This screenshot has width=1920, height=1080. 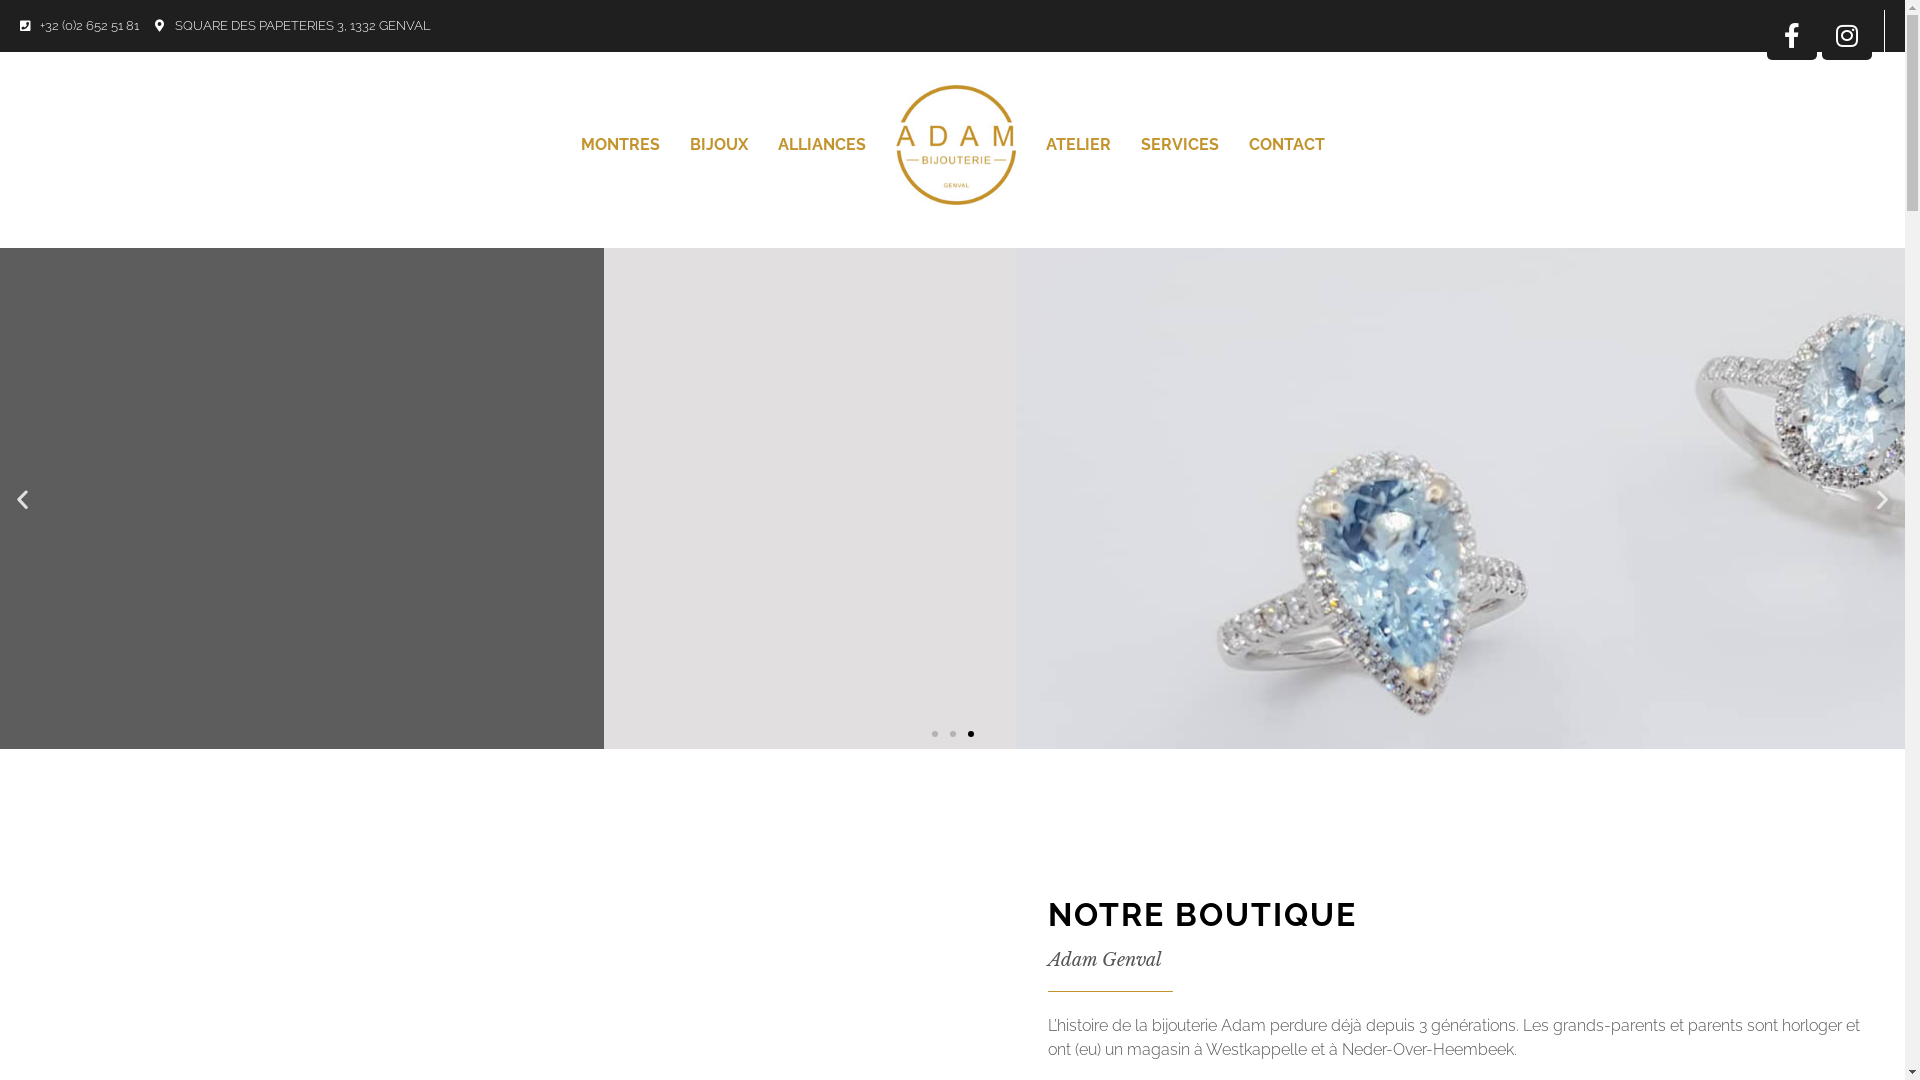 What do you see at coordinates (673, 144) in the screenshot?
I see `'BIJOUX'` at bounding box center [673, 144].